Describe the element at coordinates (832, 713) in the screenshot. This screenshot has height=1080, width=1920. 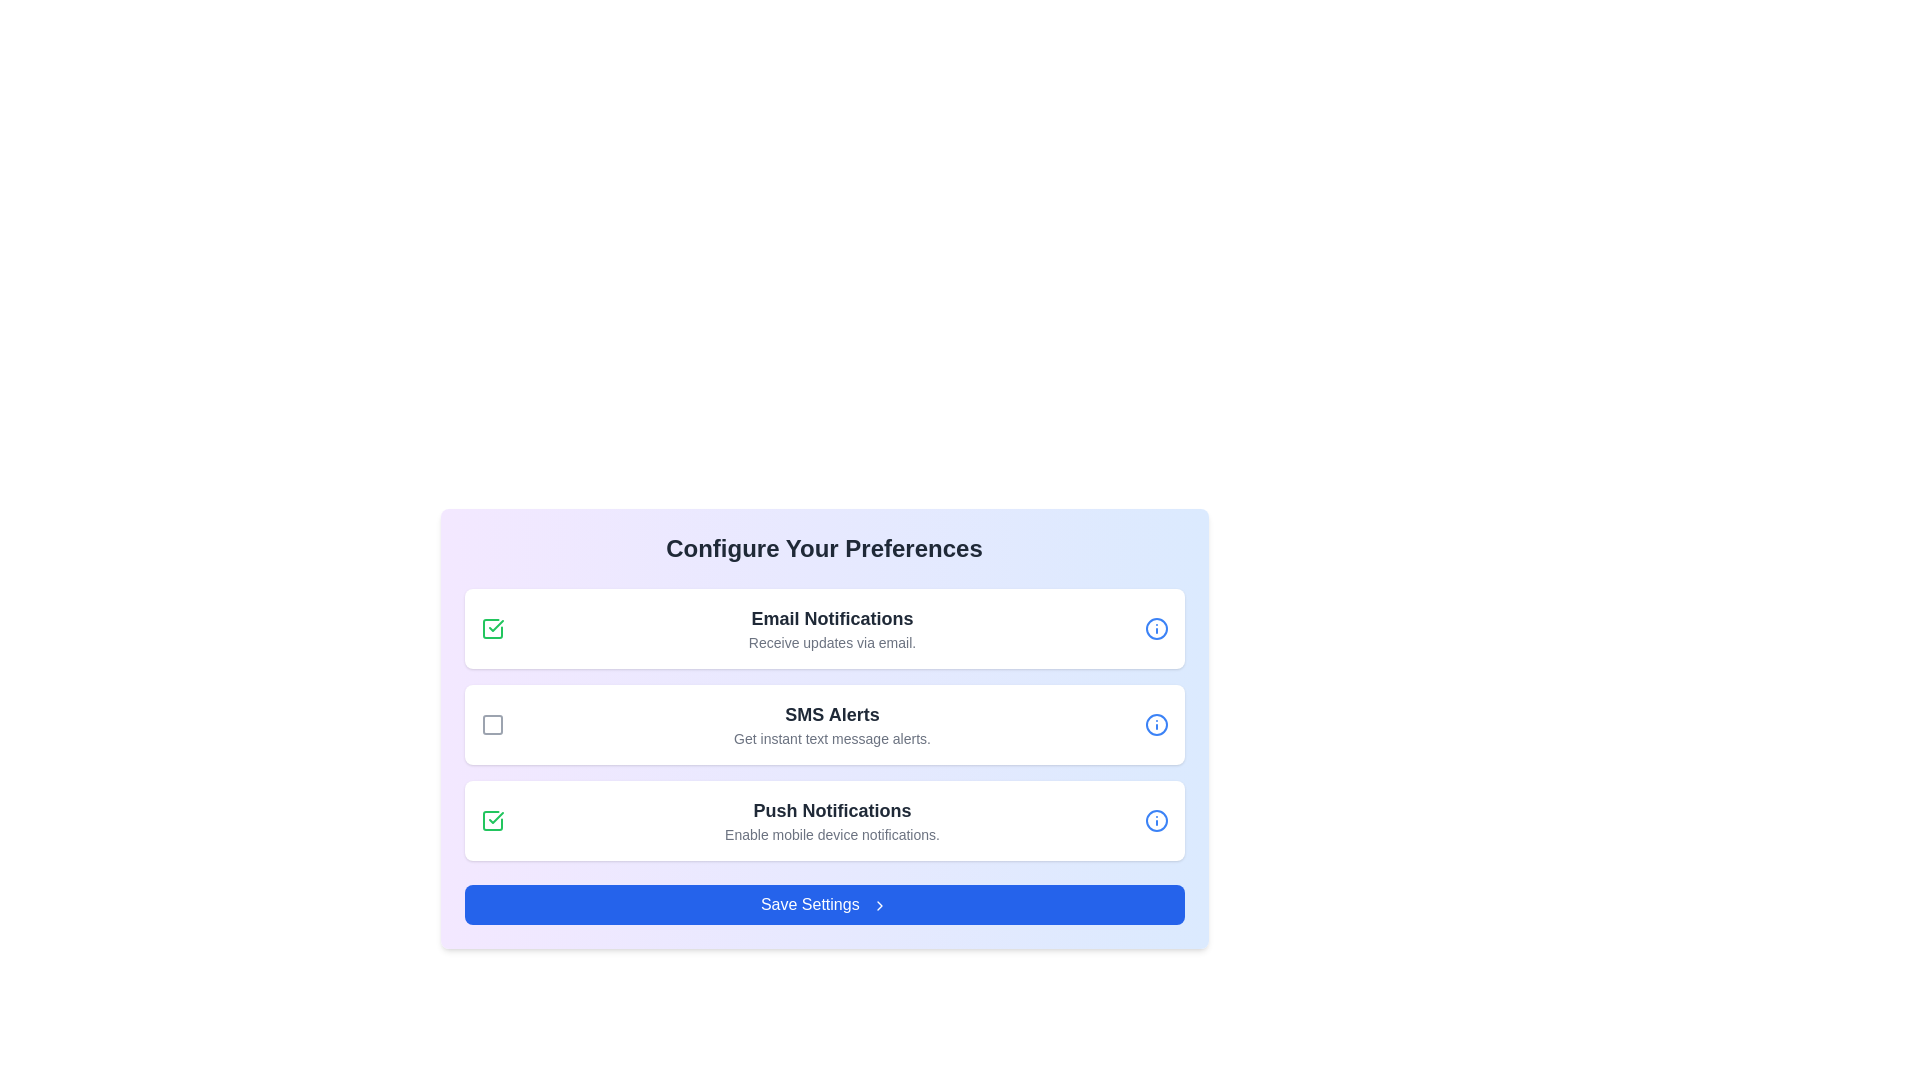
I see `heading text for the 'SMS Alerts' feature, which is located at the center of the card in the 'Configure Your Preferences' section` at that location.